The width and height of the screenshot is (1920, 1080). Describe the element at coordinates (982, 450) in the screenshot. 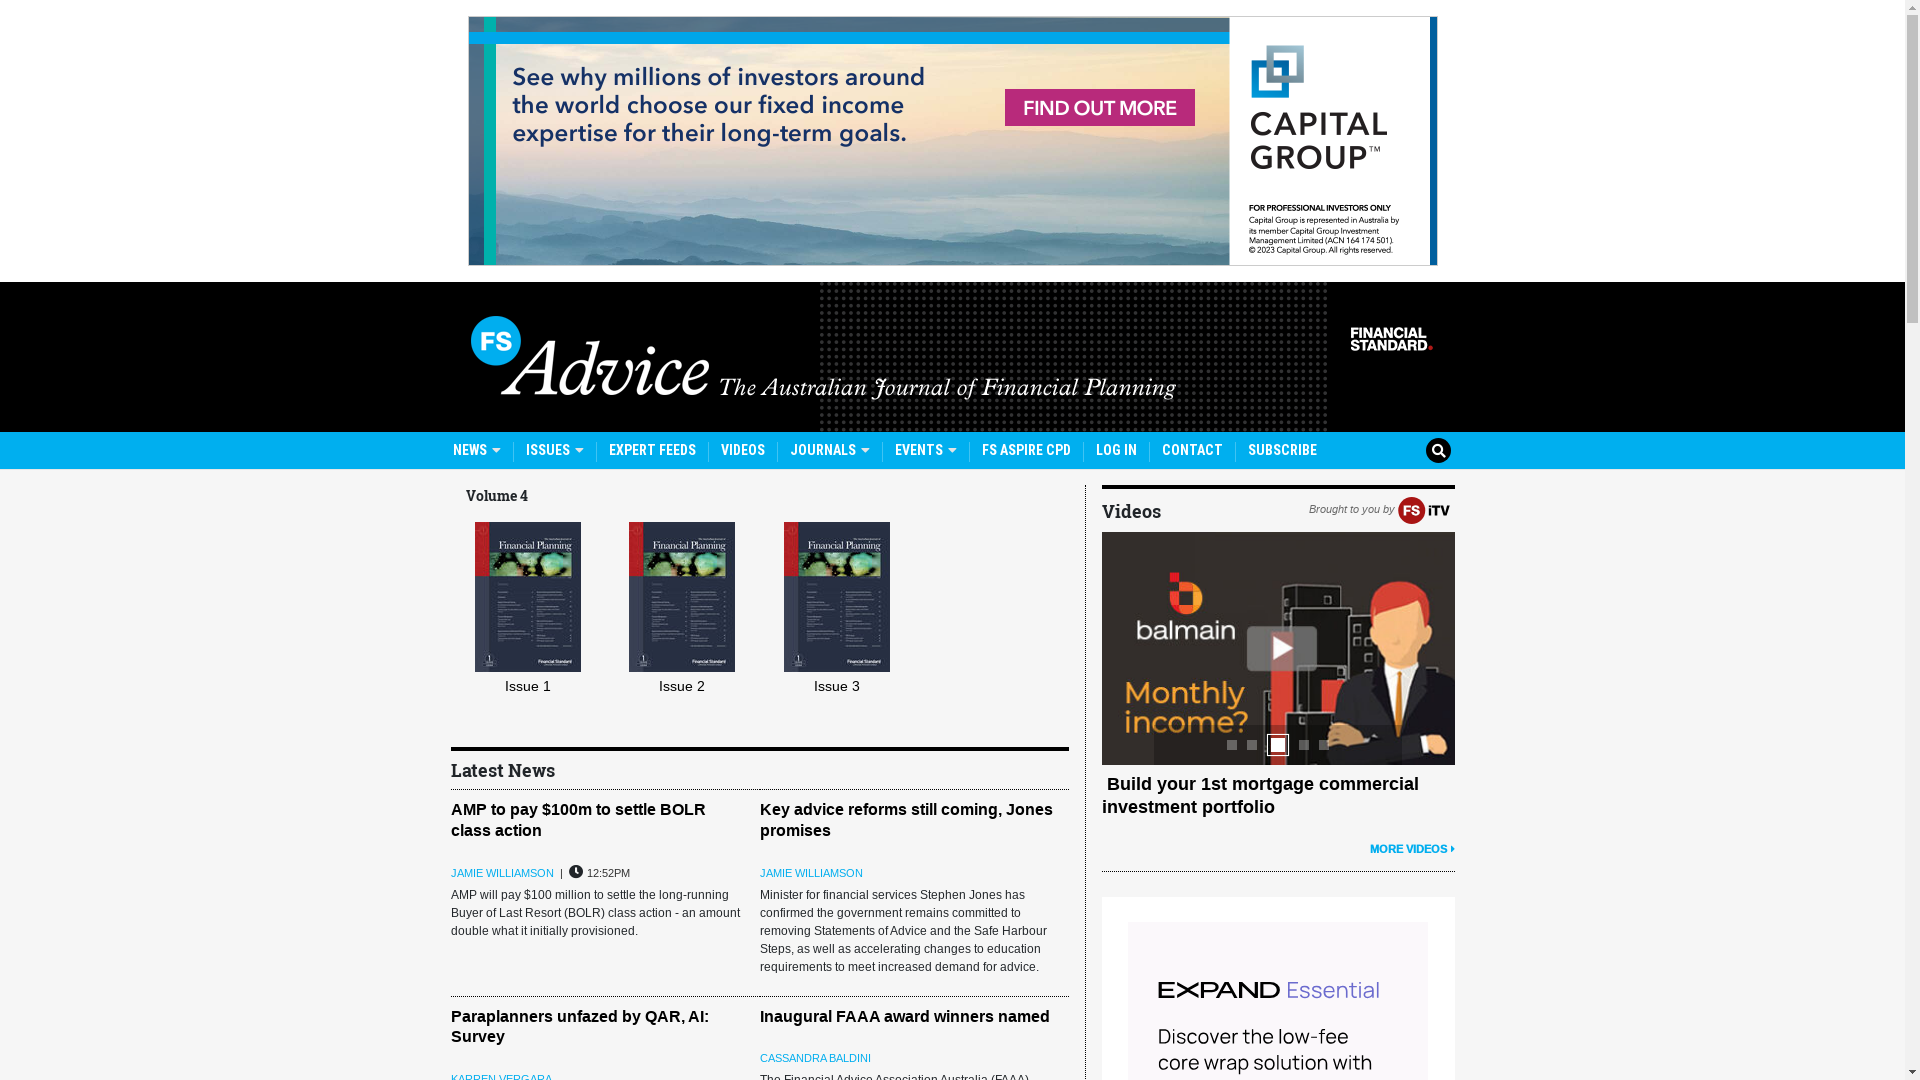

I see `'FS ASPIRE CPD'` at that location.